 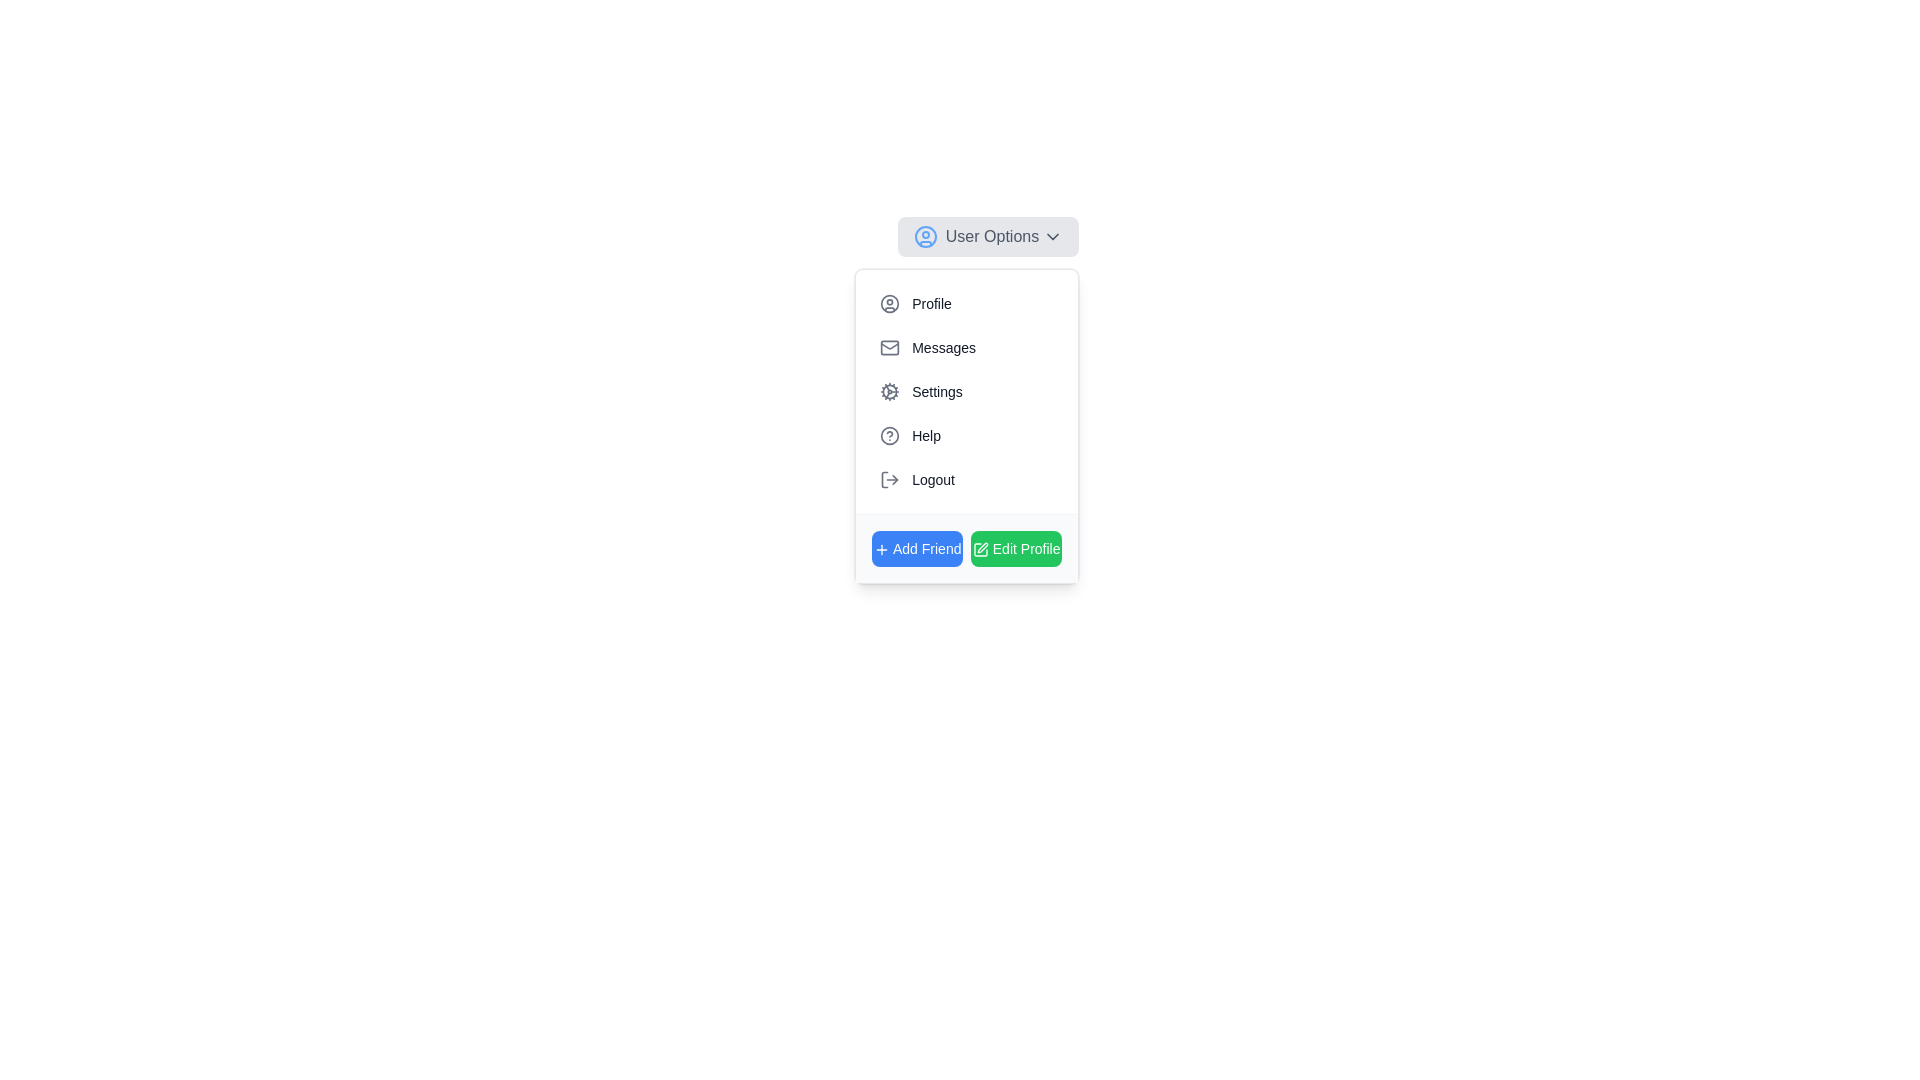 I want to click on the 'Help' icon located in the fourth row of the vertical menu, so click(x=889, y=434).